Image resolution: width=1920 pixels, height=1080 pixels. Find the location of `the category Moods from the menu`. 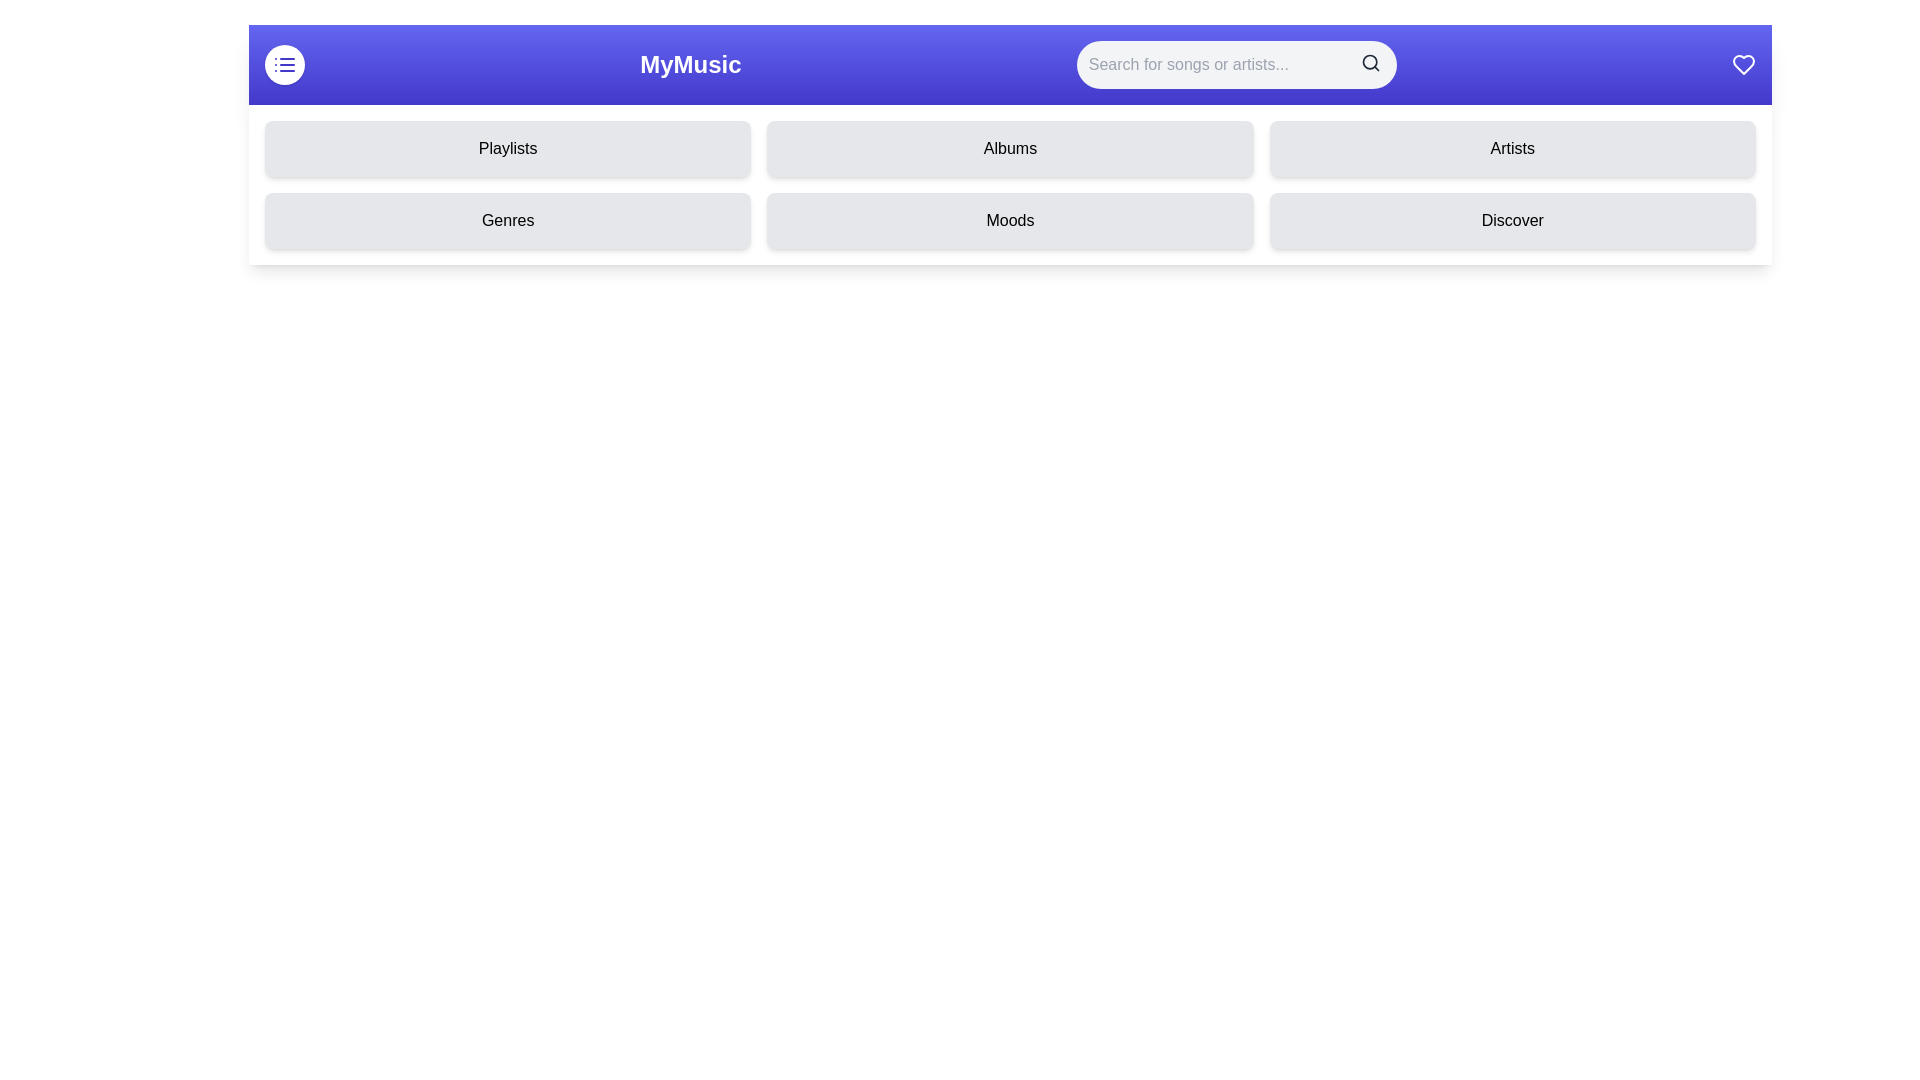

the category Moods from the menu is located at coordinates (1009, 220).